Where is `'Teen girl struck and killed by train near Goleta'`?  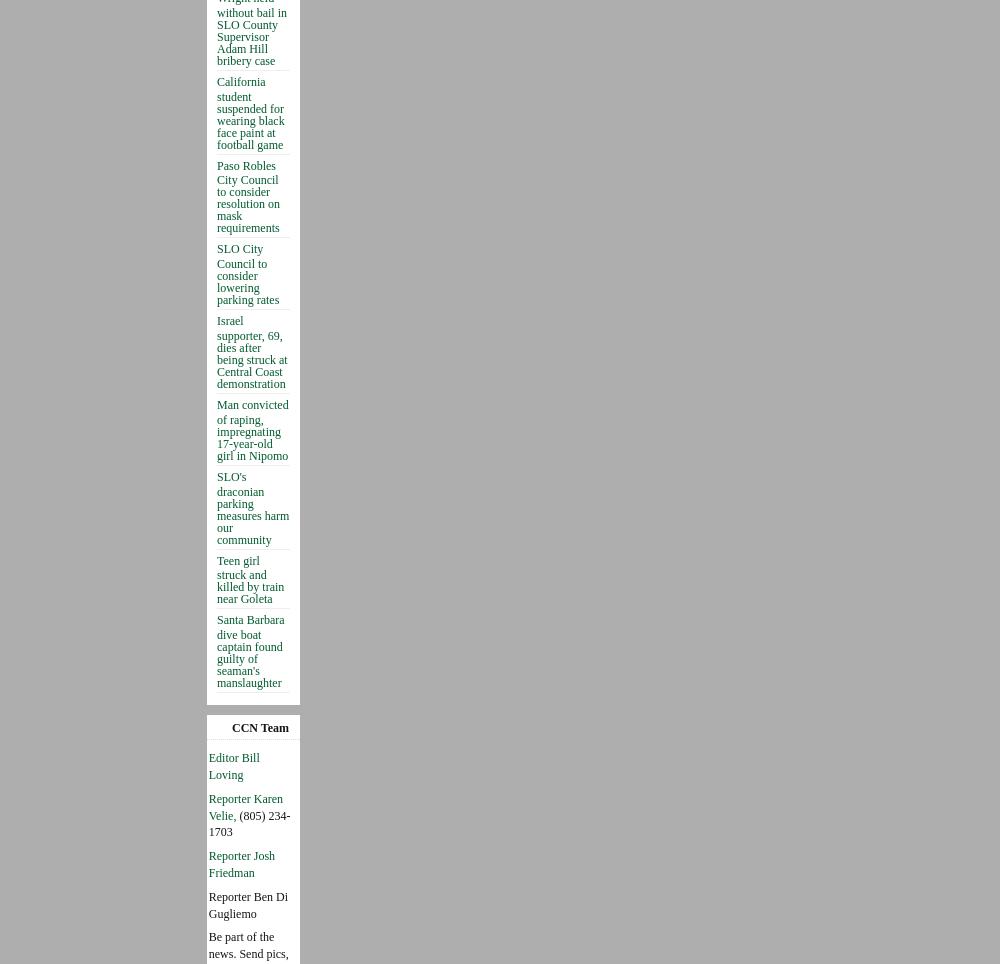
'Teen girl struck and killed by train near Goleta' is located at coordinates (250, 578).